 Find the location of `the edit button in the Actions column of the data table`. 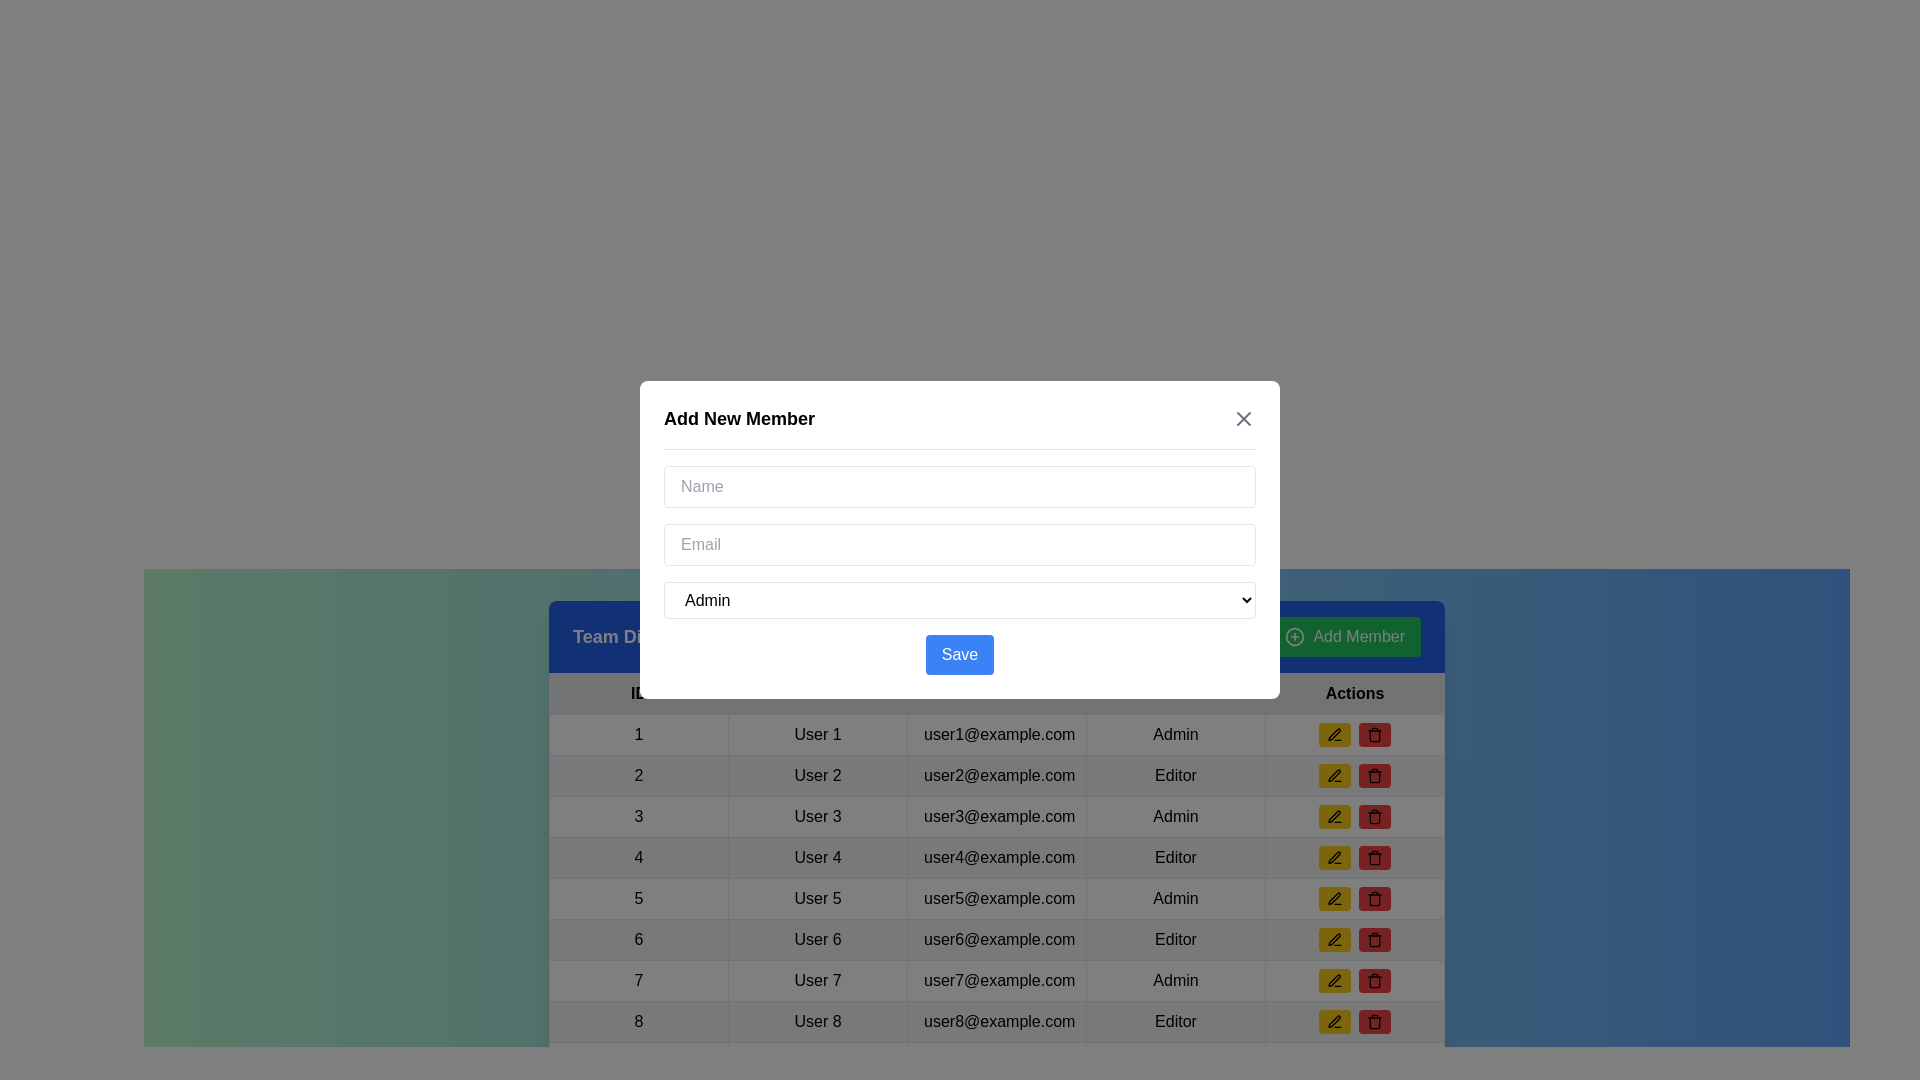

the edit button in the Actions column of the data table is located at coordinates (1354, 817).